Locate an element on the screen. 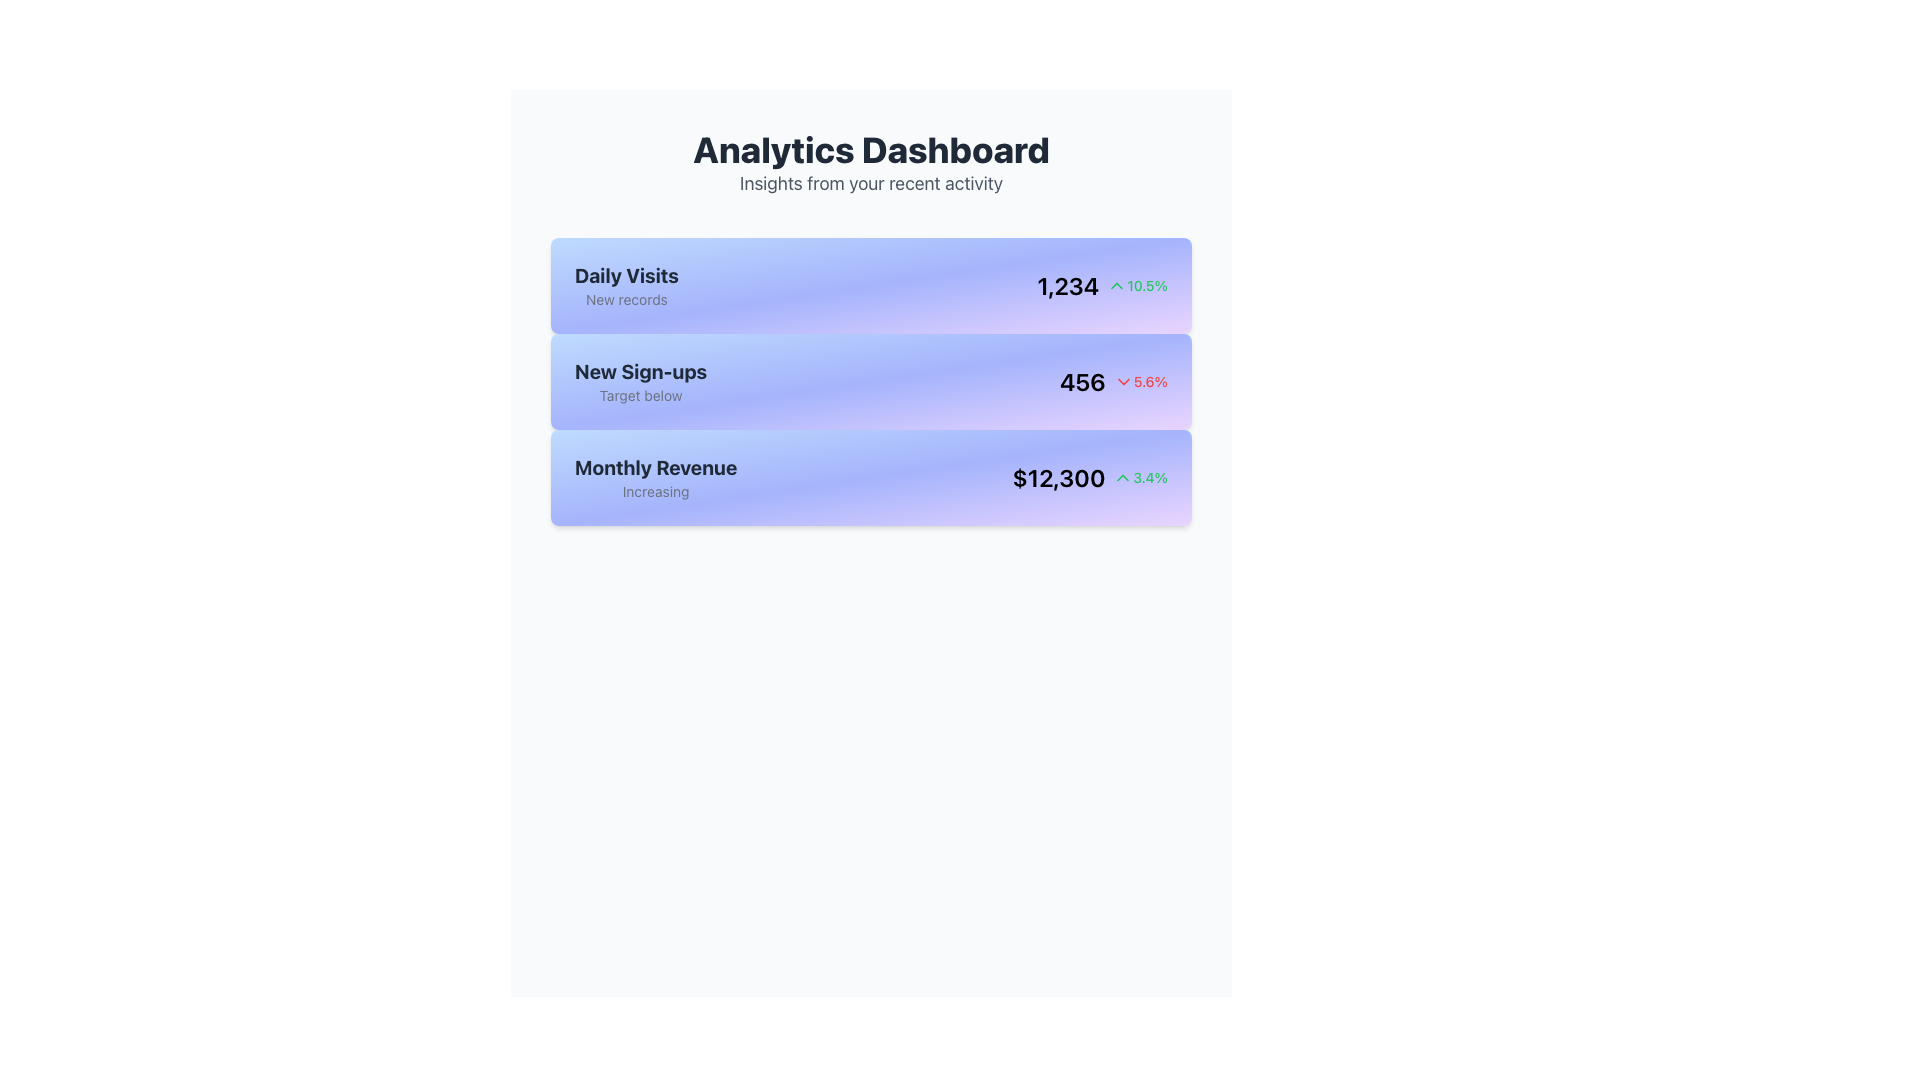  the Composite Data Display Element that shows the numerical figure '1,234' and the percentage '10.5%' with an upward green arrow, located in the top right corner of the 'Daily Visits' card is located at coordinates (1101, 285).